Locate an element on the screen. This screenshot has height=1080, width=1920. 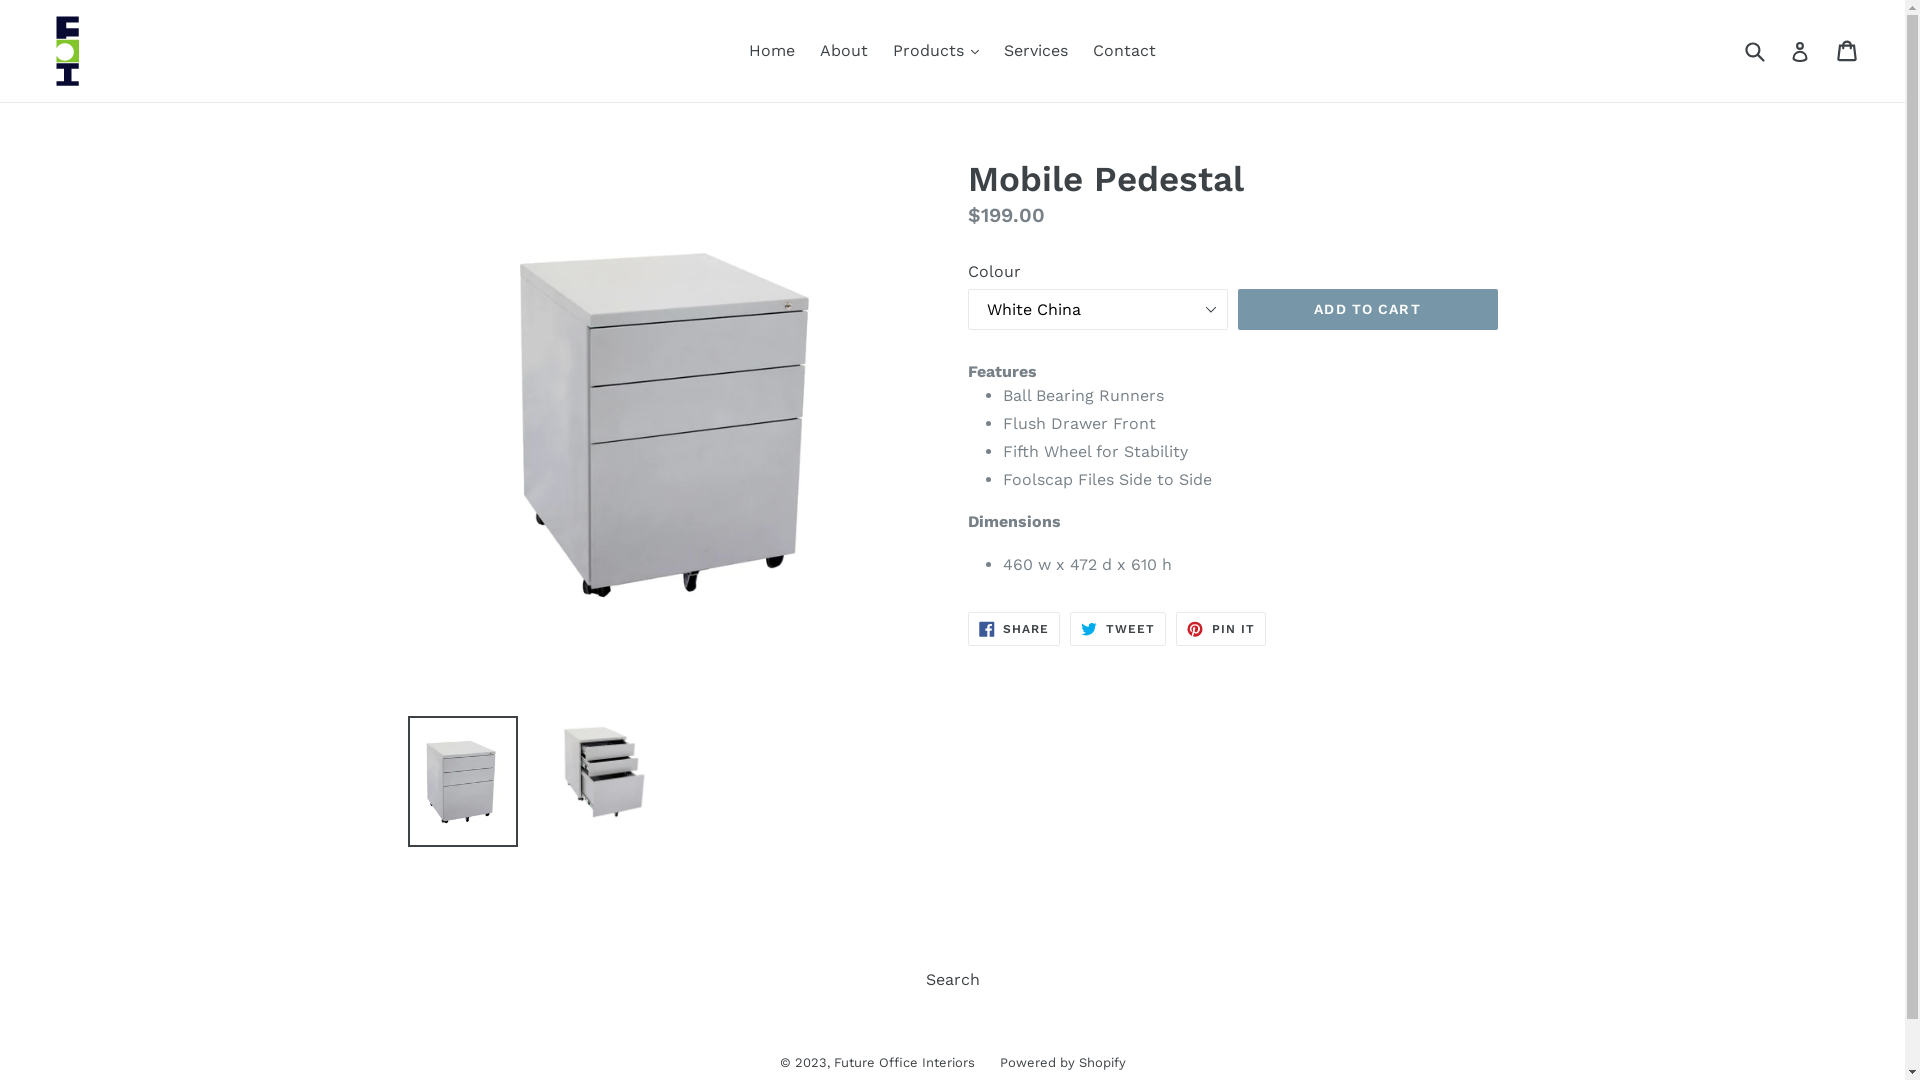
'PIN IT is located at coordinates (1176, 627).